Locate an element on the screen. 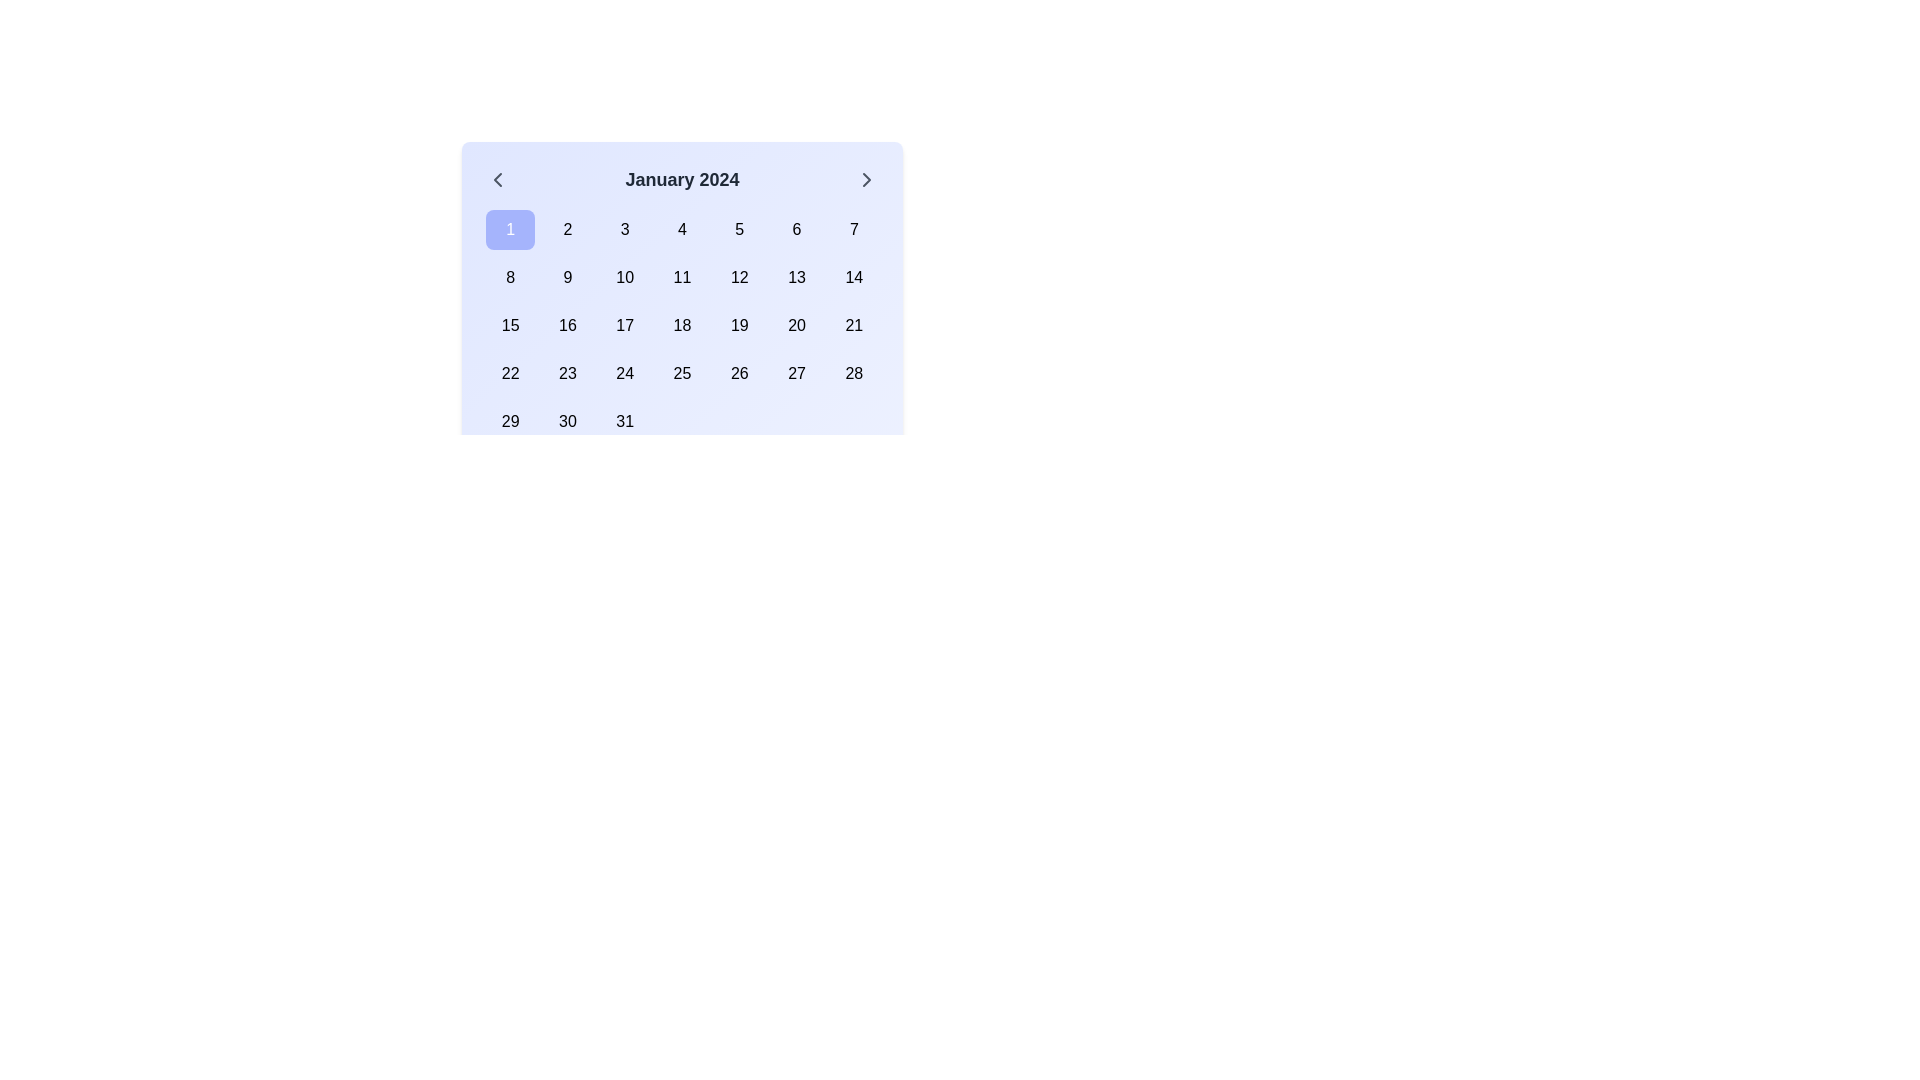 This screenshot has height=1080, width=1920. the Text Label displaying 'January 2024' which is located at the top center of the calendar interface, indicating the current month is located at coordinates (682, 180).